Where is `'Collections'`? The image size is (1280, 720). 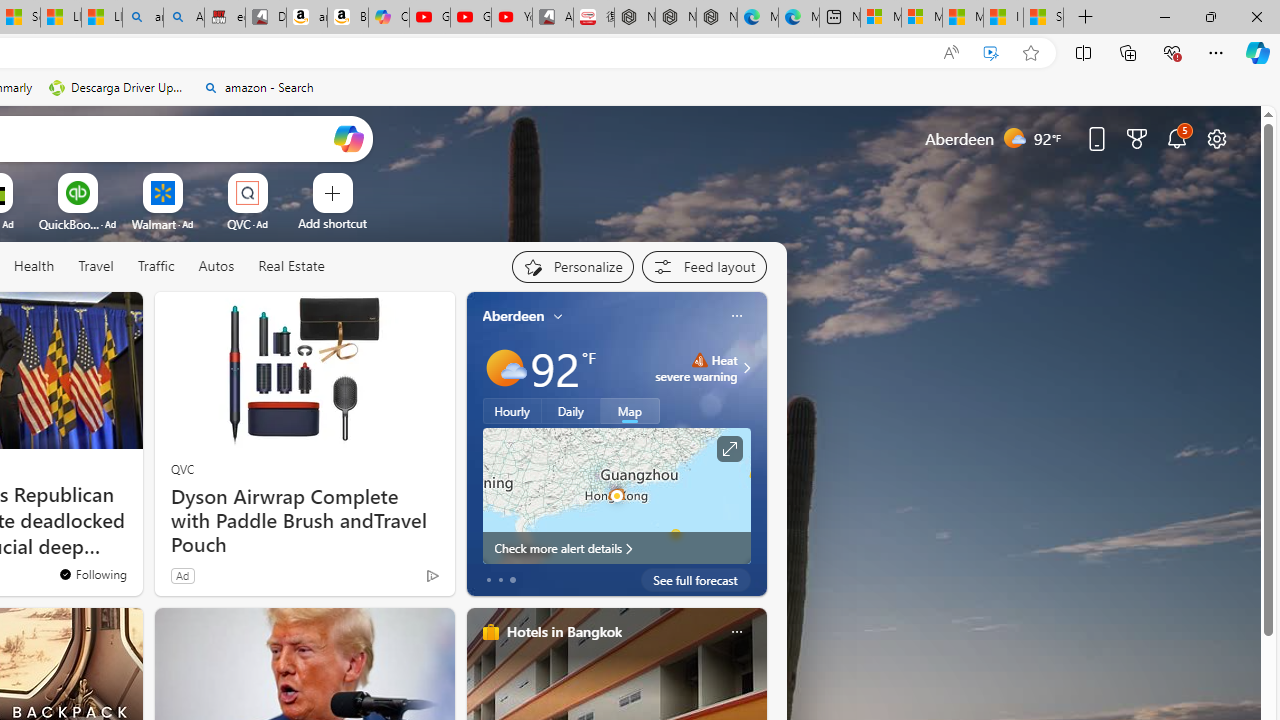
'Collections' is located at coordinates (1128, 51).